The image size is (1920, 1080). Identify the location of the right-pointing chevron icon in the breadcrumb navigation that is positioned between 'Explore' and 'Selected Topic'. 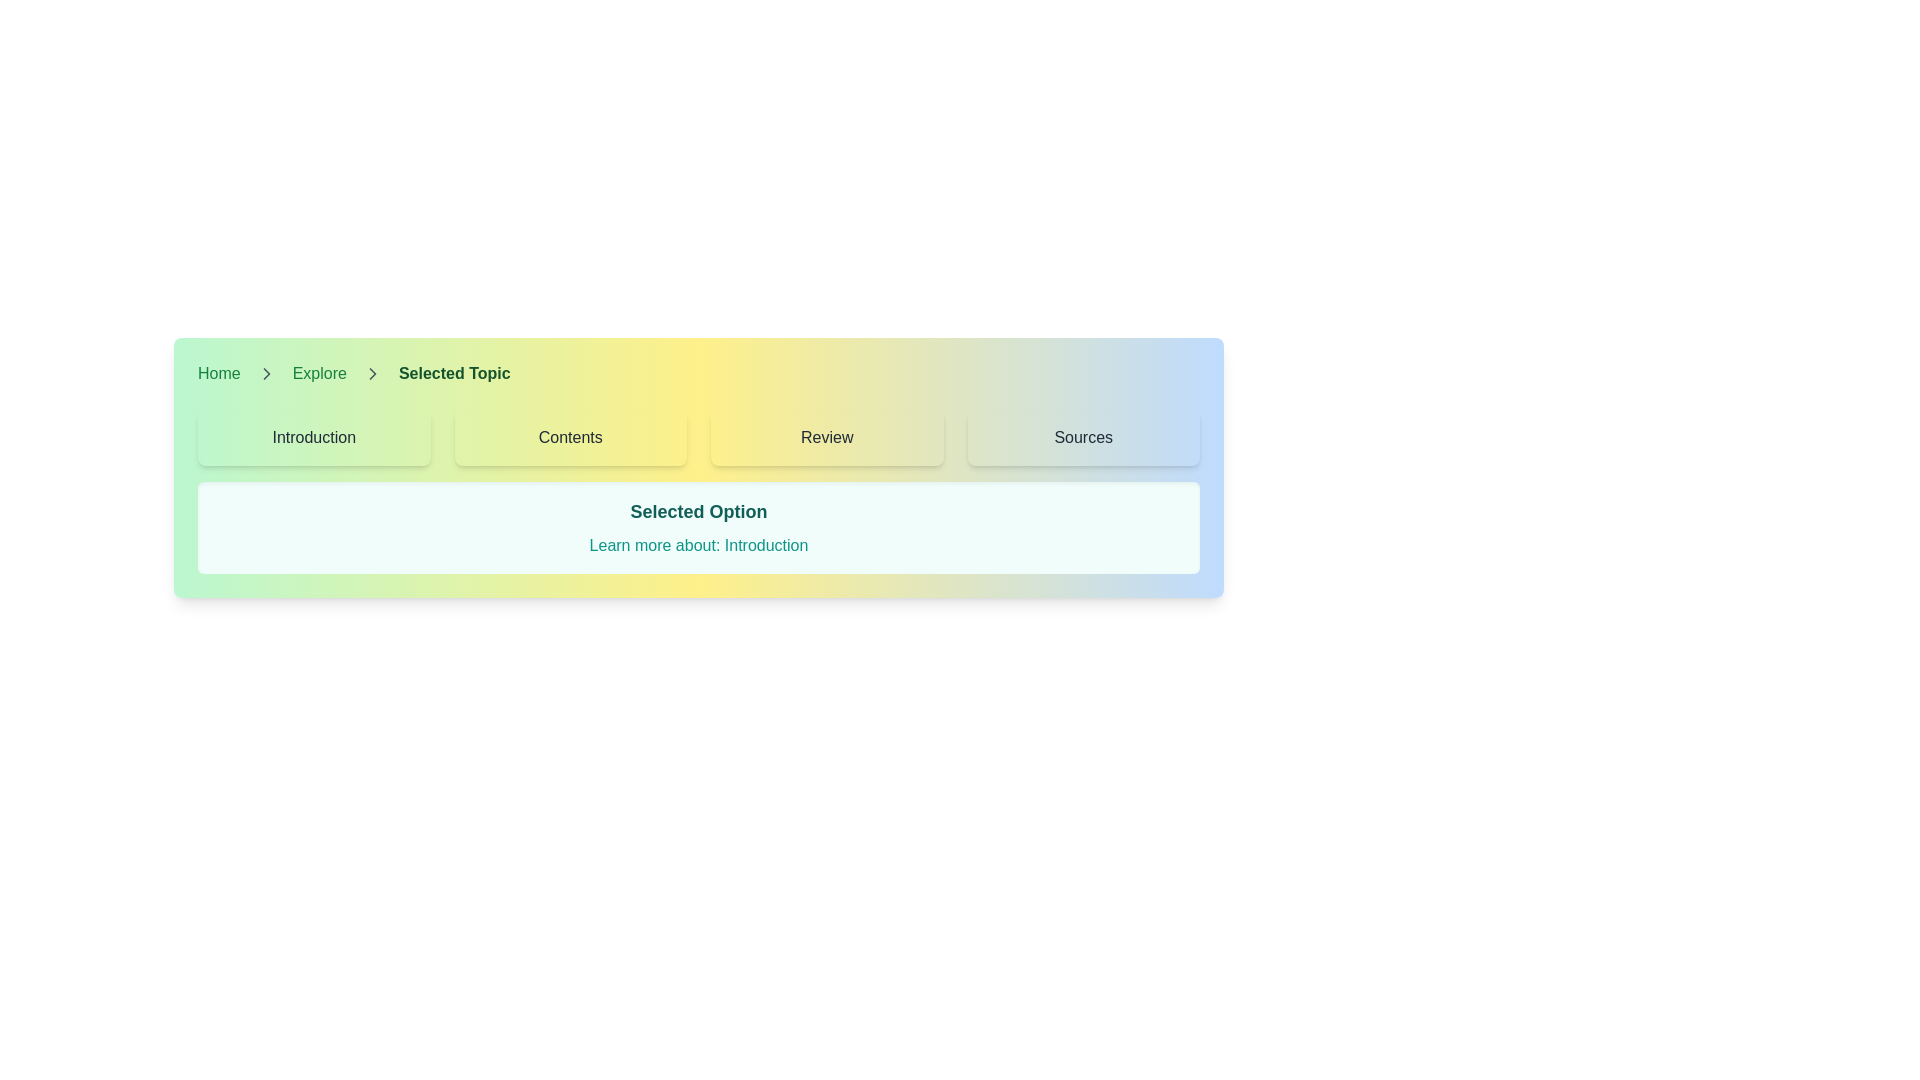
(372, 374).